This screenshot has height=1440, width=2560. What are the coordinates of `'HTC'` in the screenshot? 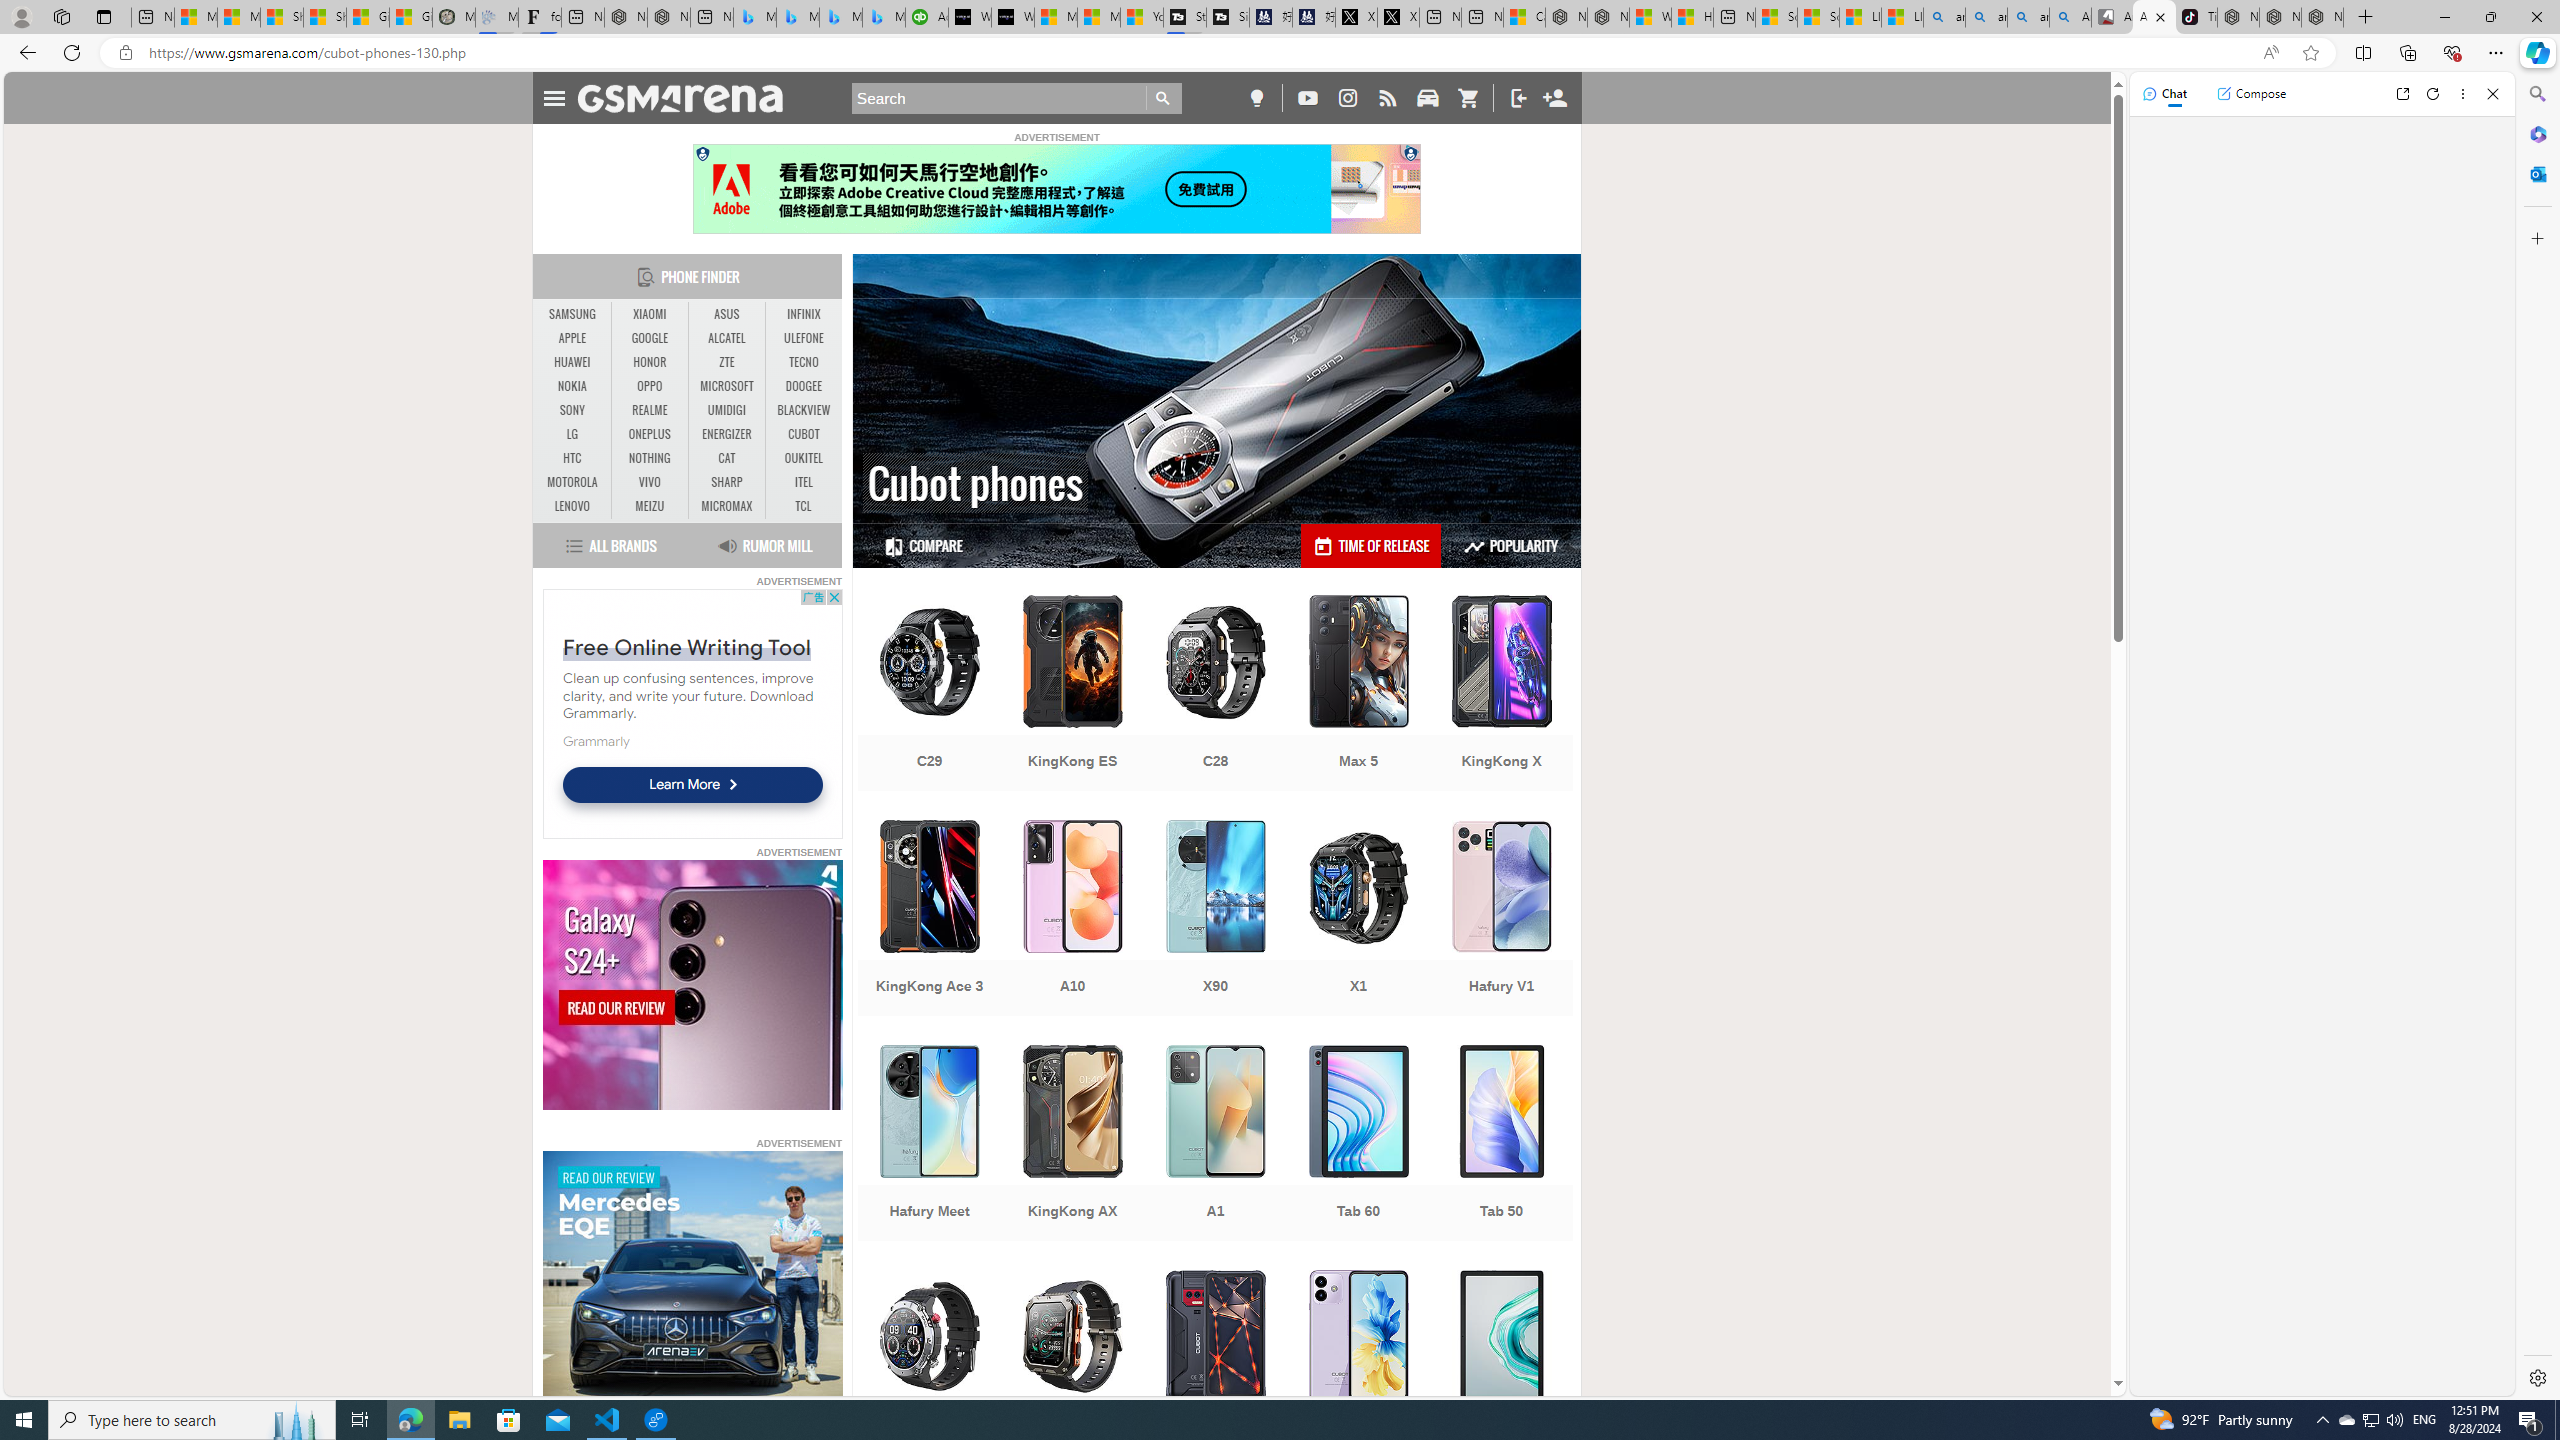 It's located at (572, 459).